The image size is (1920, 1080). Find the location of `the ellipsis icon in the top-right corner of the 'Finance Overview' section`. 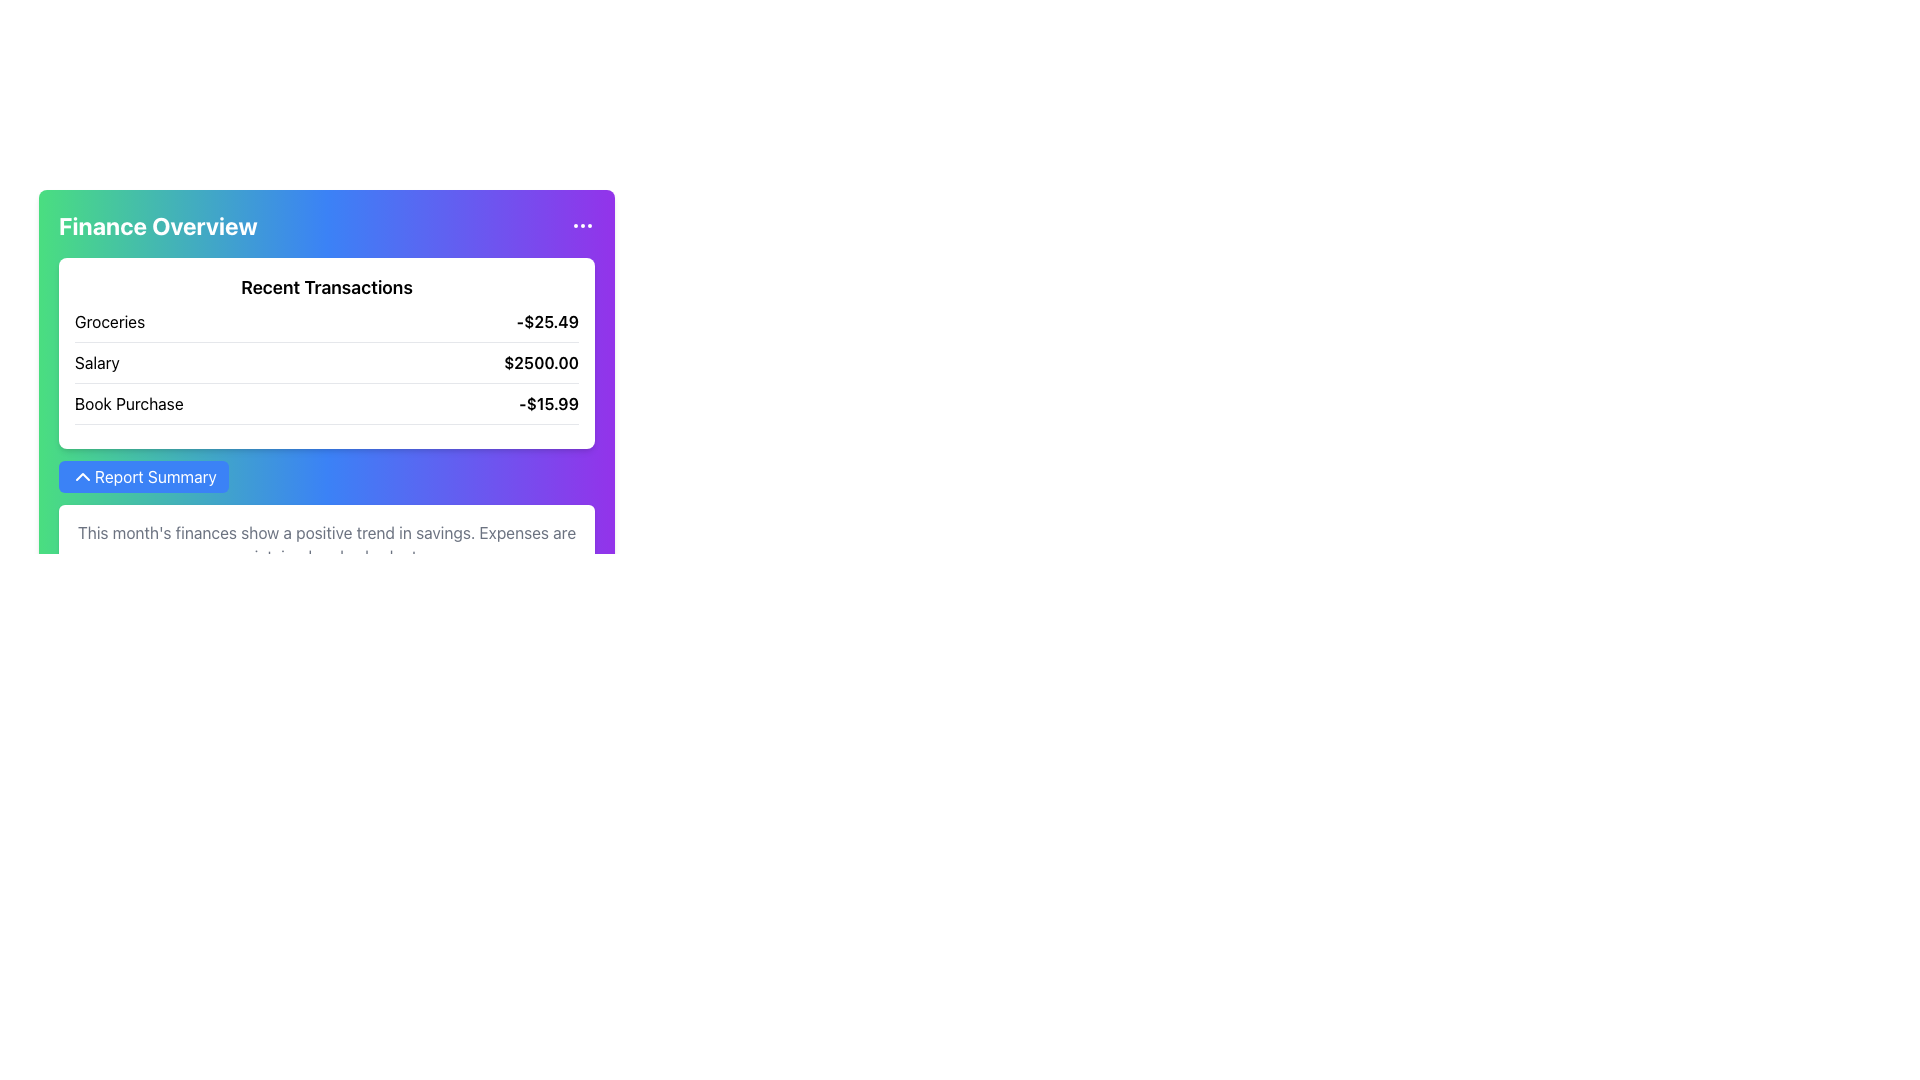

the ellipsis icon in the top-right corner of the 'Finance Overview' section is located at coordinates (581, 225).